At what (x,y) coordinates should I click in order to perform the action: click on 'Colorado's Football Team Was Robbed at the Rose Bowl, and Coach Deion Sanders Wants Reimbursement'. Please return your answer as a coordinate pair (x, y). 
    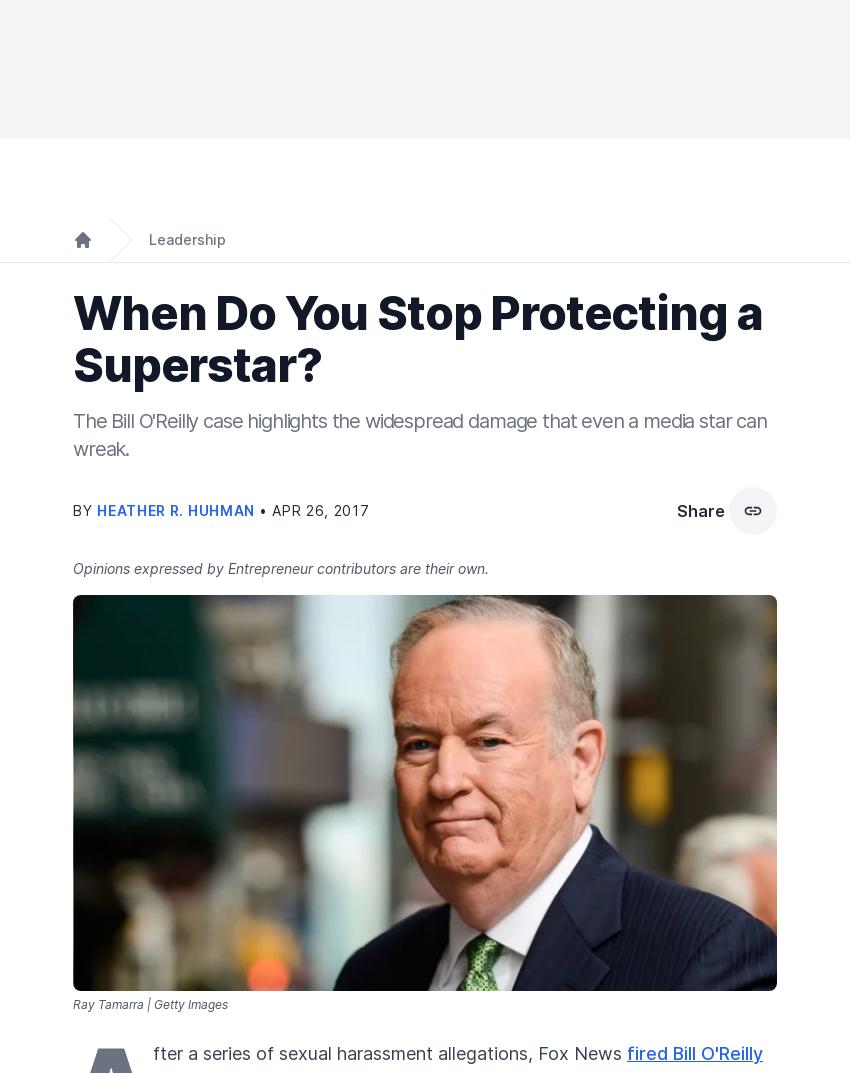
    Looking at the image, I should click on (73, 479).